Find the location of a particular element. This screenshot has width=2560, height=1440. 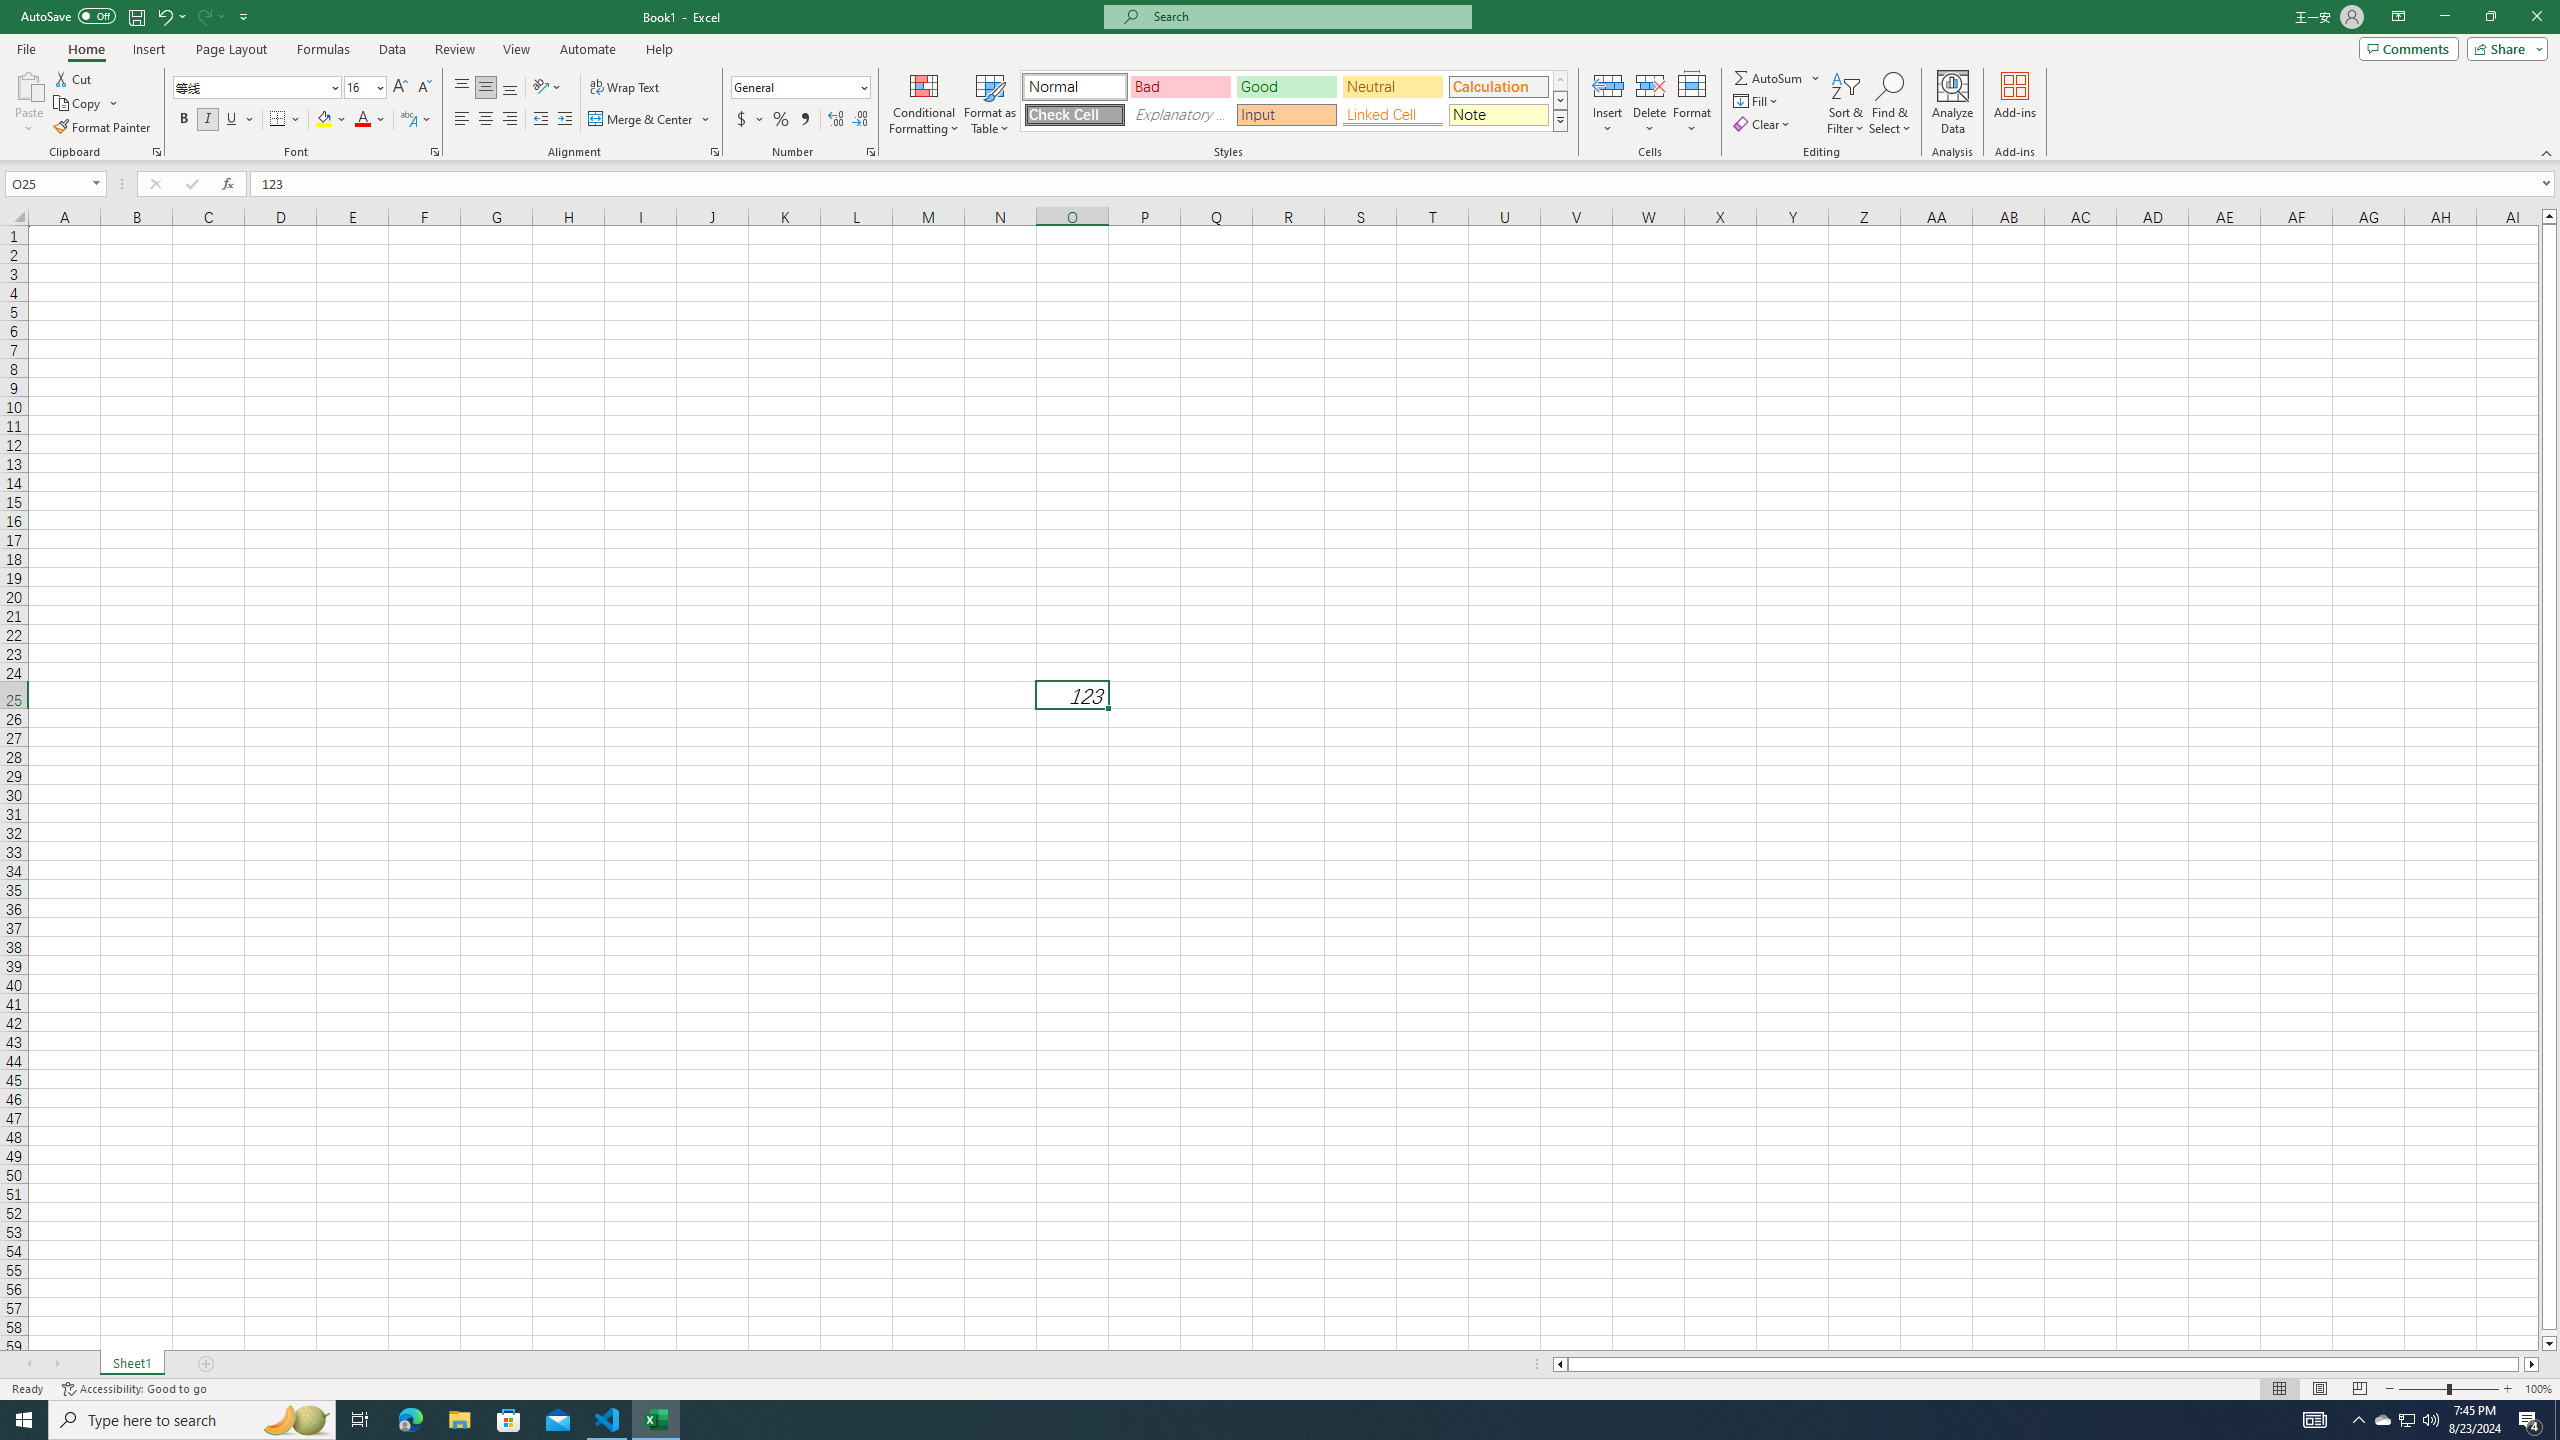

'AutoSum' is located at coordinates (1777, 77).